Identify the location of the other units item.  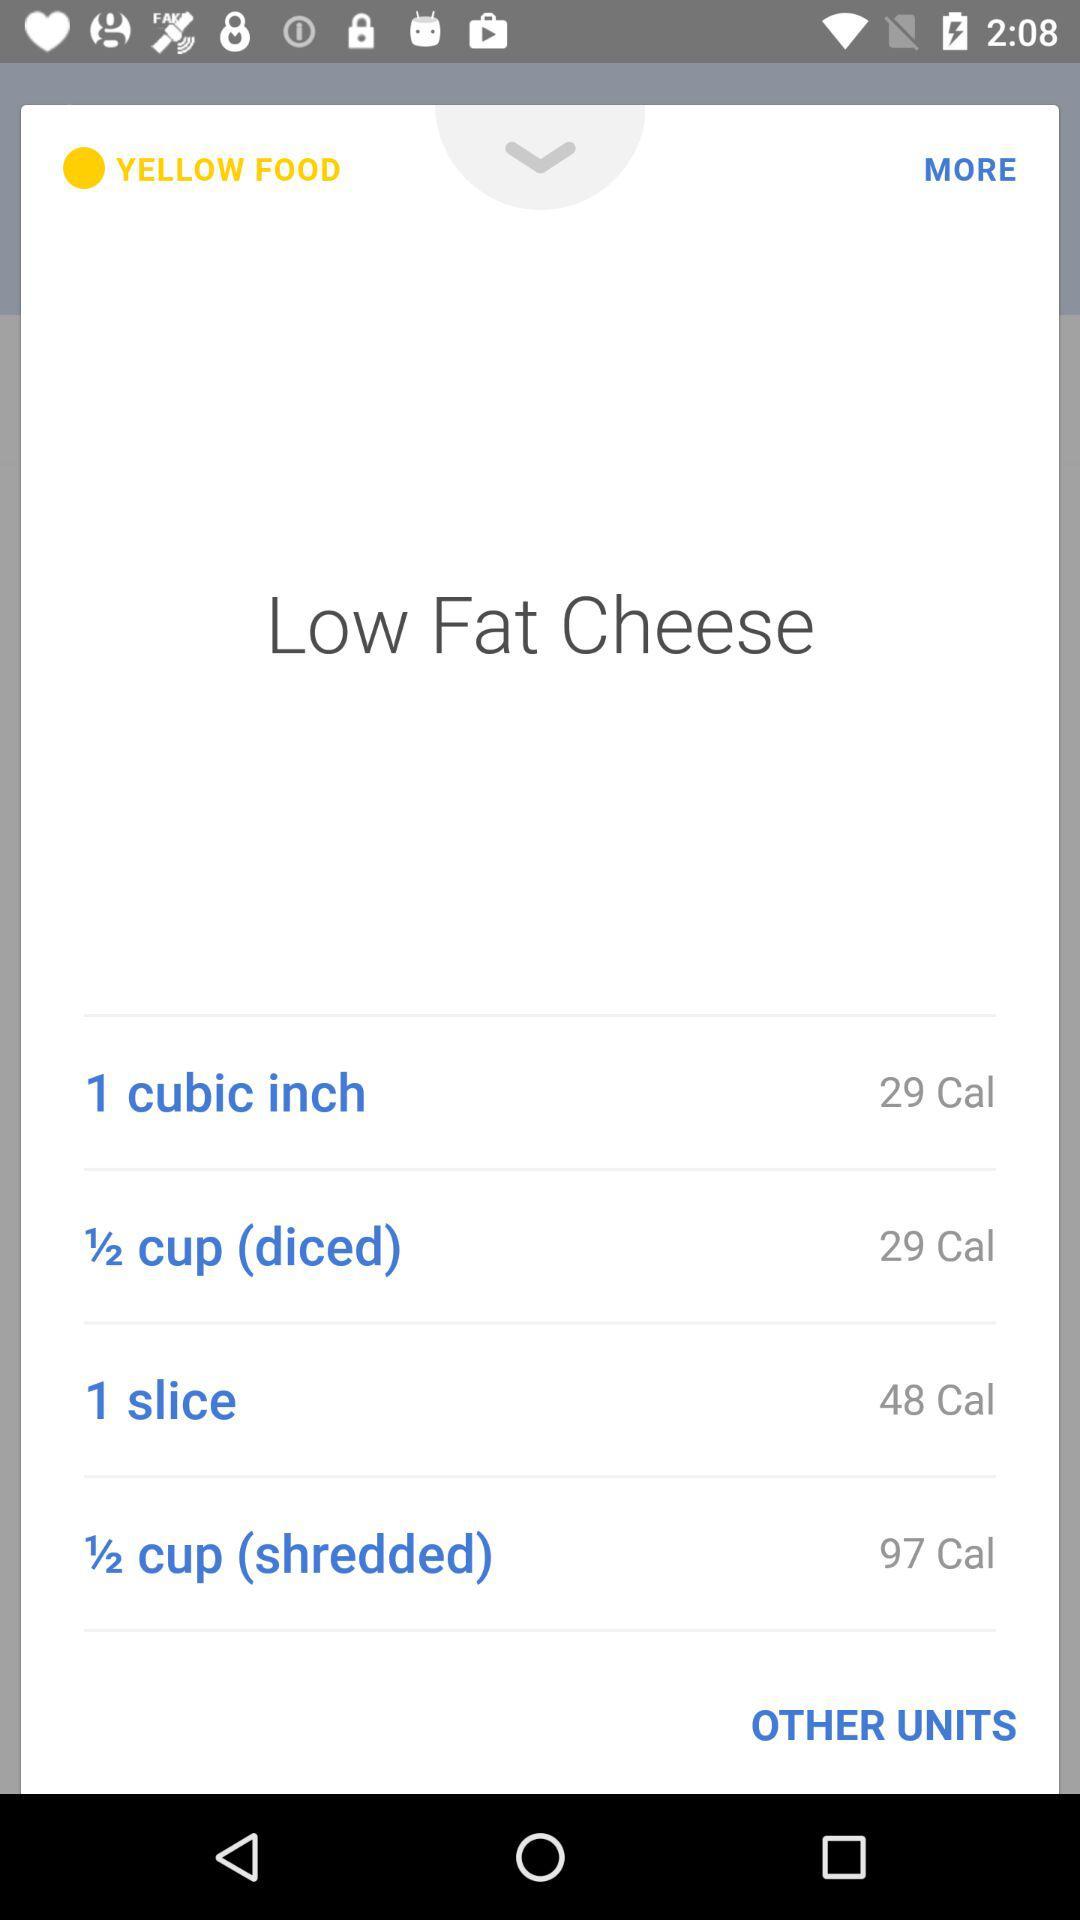
(882, 1722).